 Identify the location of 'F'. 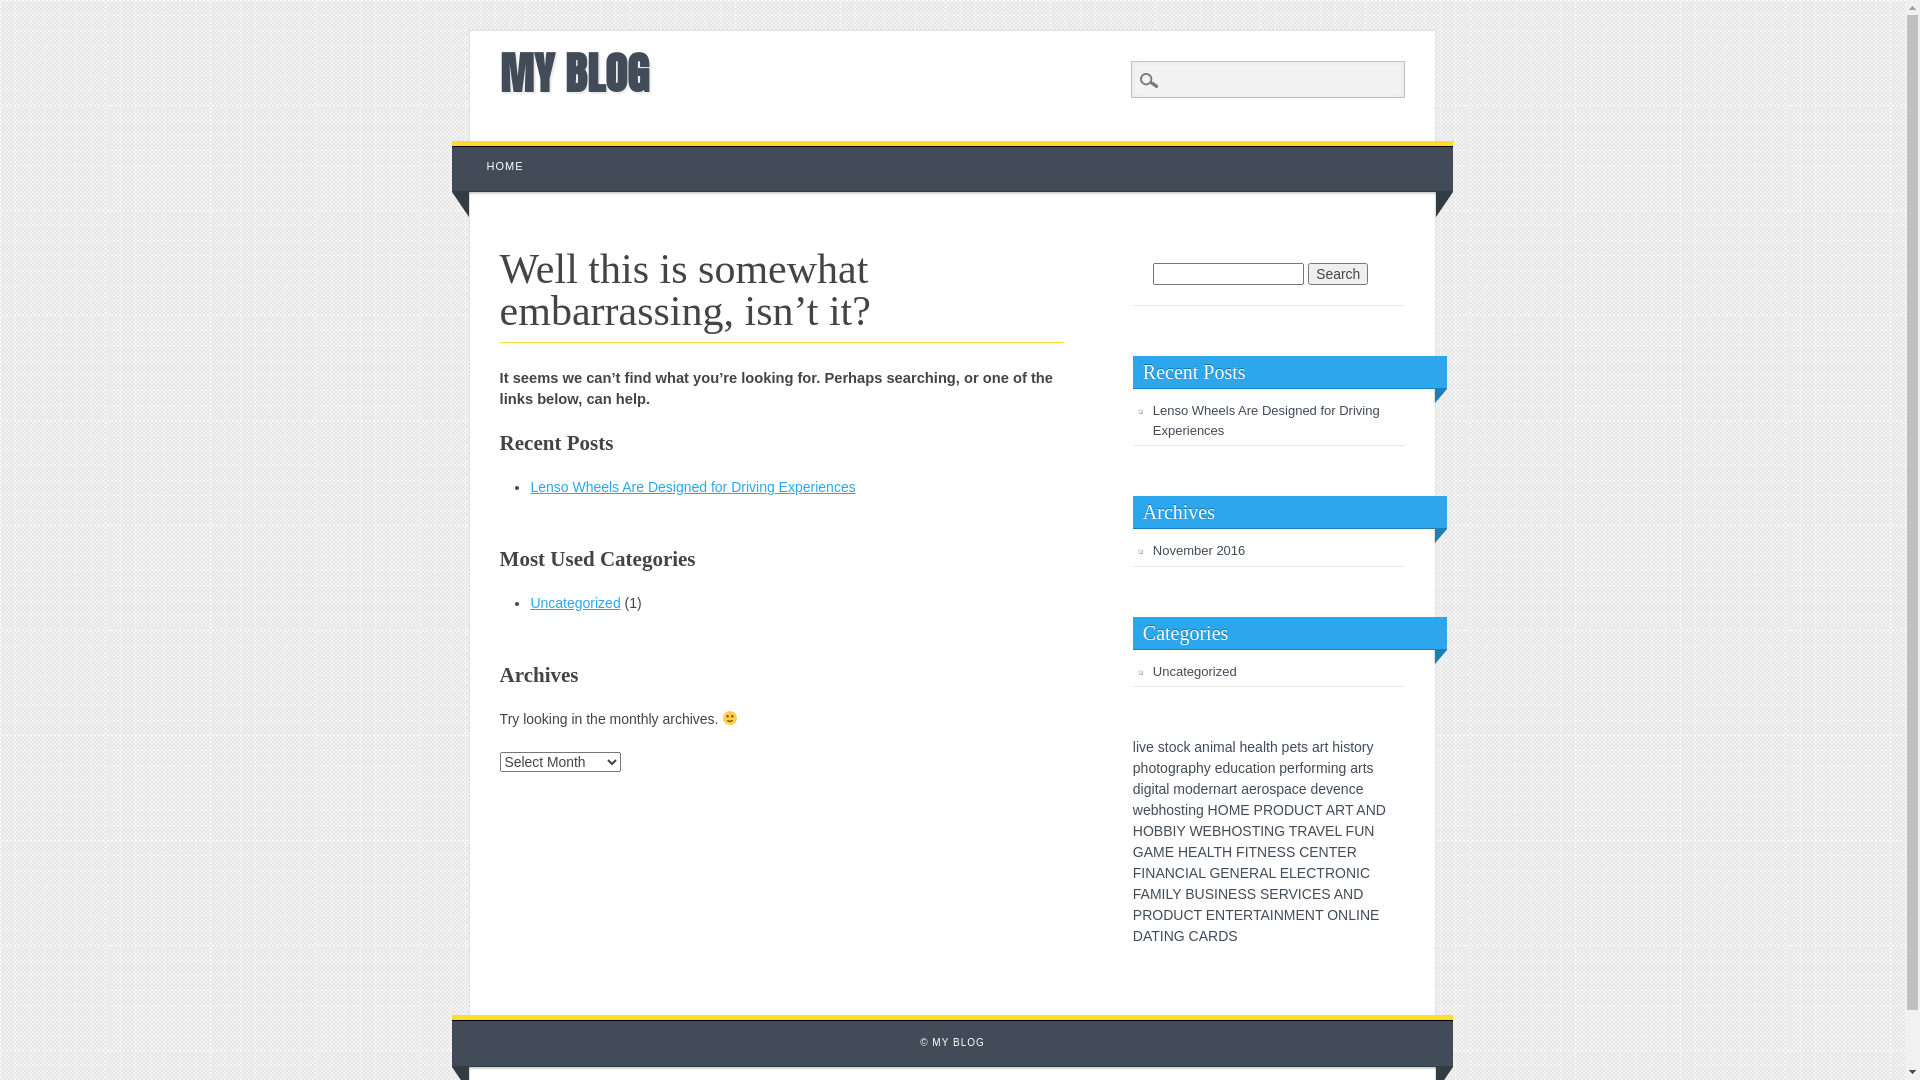
(1235, 852).